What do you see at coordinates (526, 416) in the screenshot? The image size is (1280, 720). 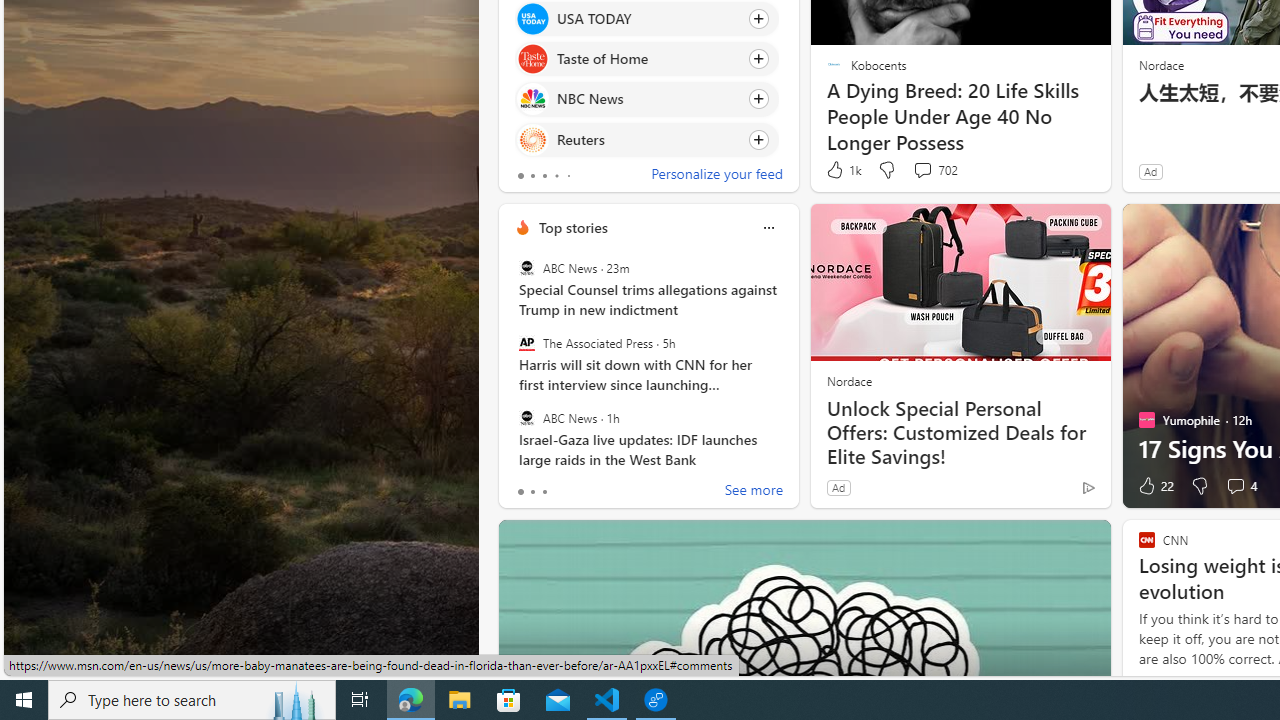 I see `'ABC News'` at bounding box center [526, 416].